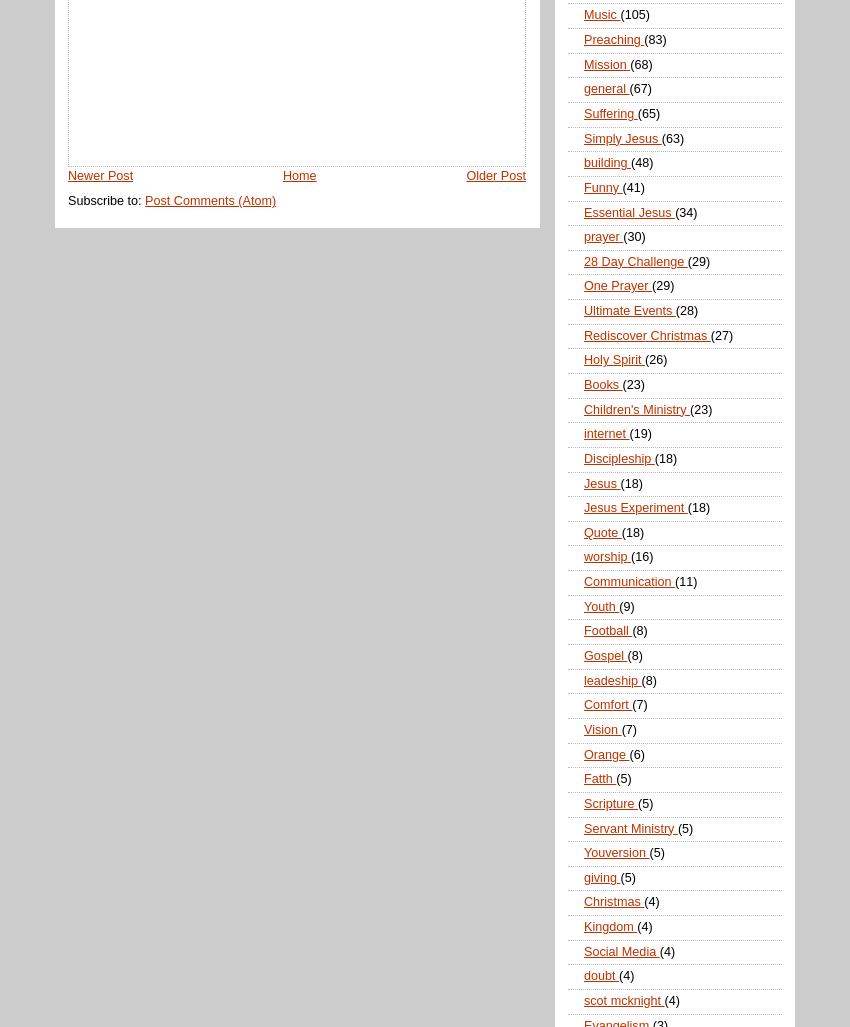 This screenshot has width=850, height=1027. I want to click on 'leadeship', so click(611, 678).